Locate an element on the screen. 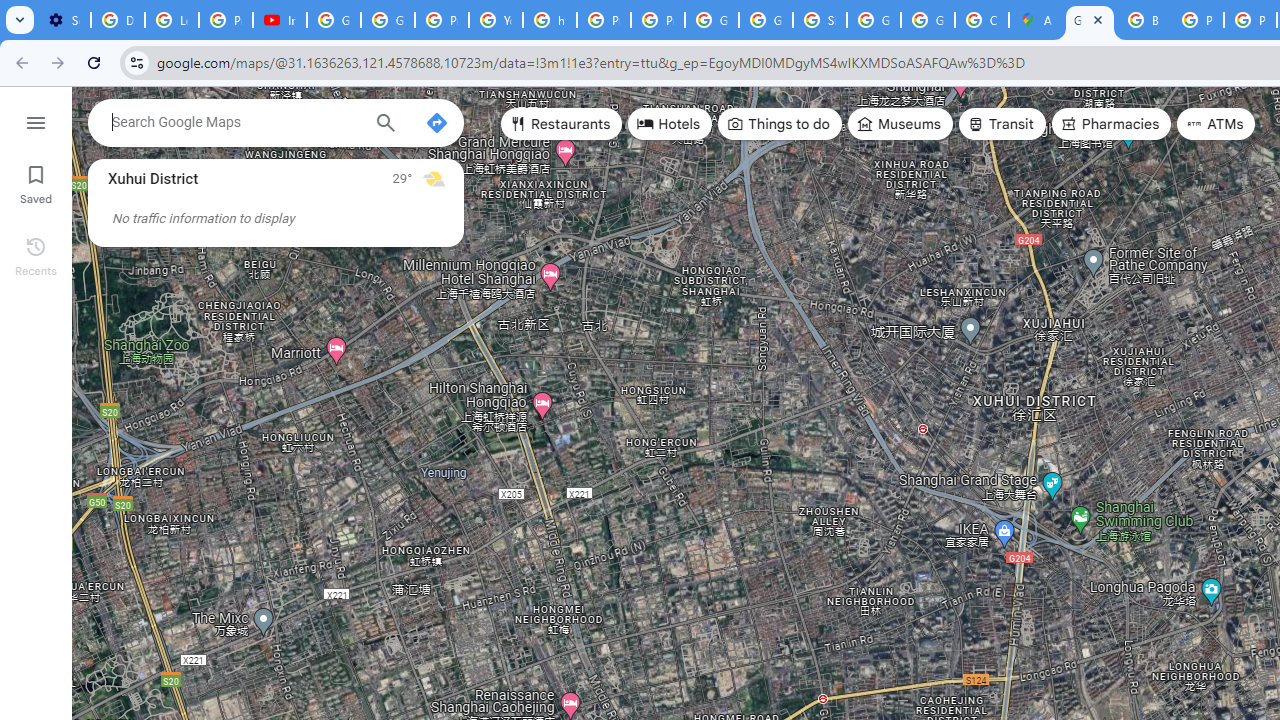 The width and height of the screenshot is (1280, 720). 'Search Google Maps' is located at coordinates (235, 122).